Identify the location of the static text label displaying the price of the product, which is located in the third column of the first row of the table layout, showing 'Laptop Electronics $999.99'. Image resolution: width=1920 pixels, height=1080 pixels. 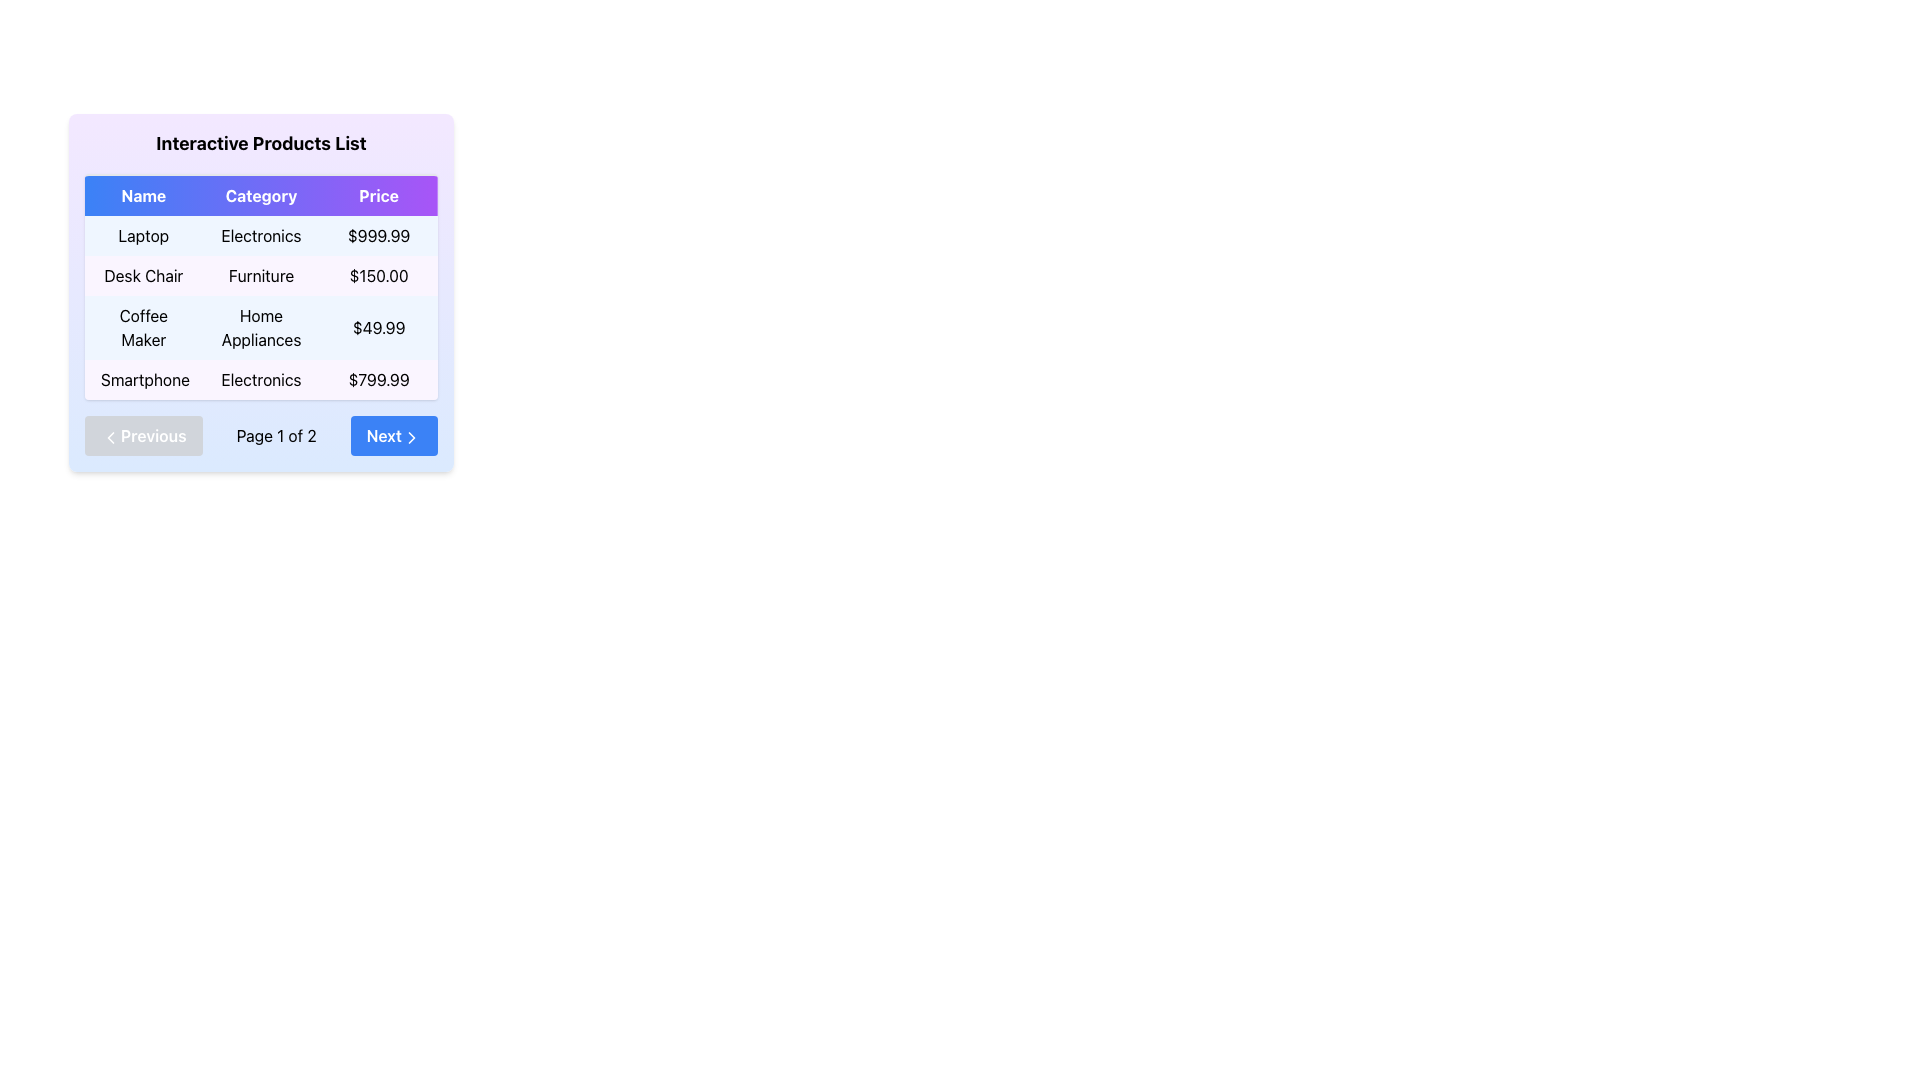
(379, 234).